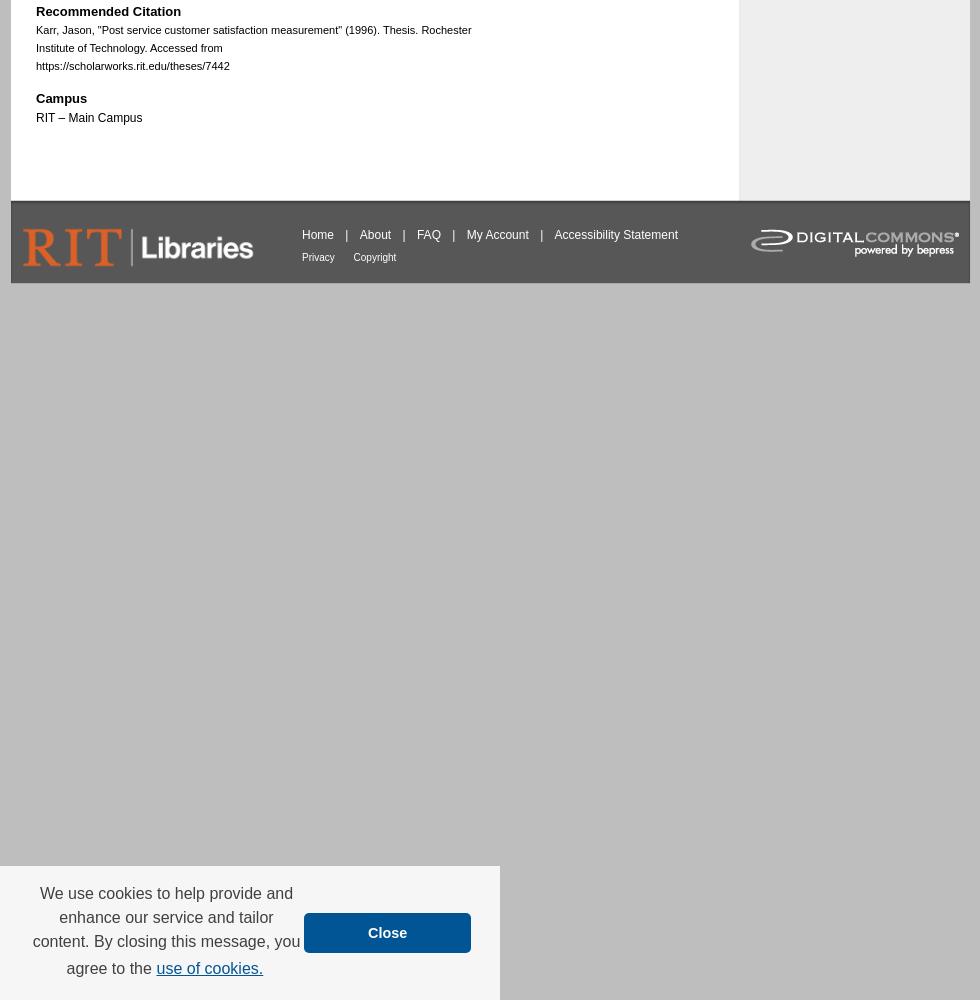 Image resolution: width=980 pixels, height=1000 pixels. Describe the element at coordinates (319, 233) in the screenshot. I see `'Home'` at that location.